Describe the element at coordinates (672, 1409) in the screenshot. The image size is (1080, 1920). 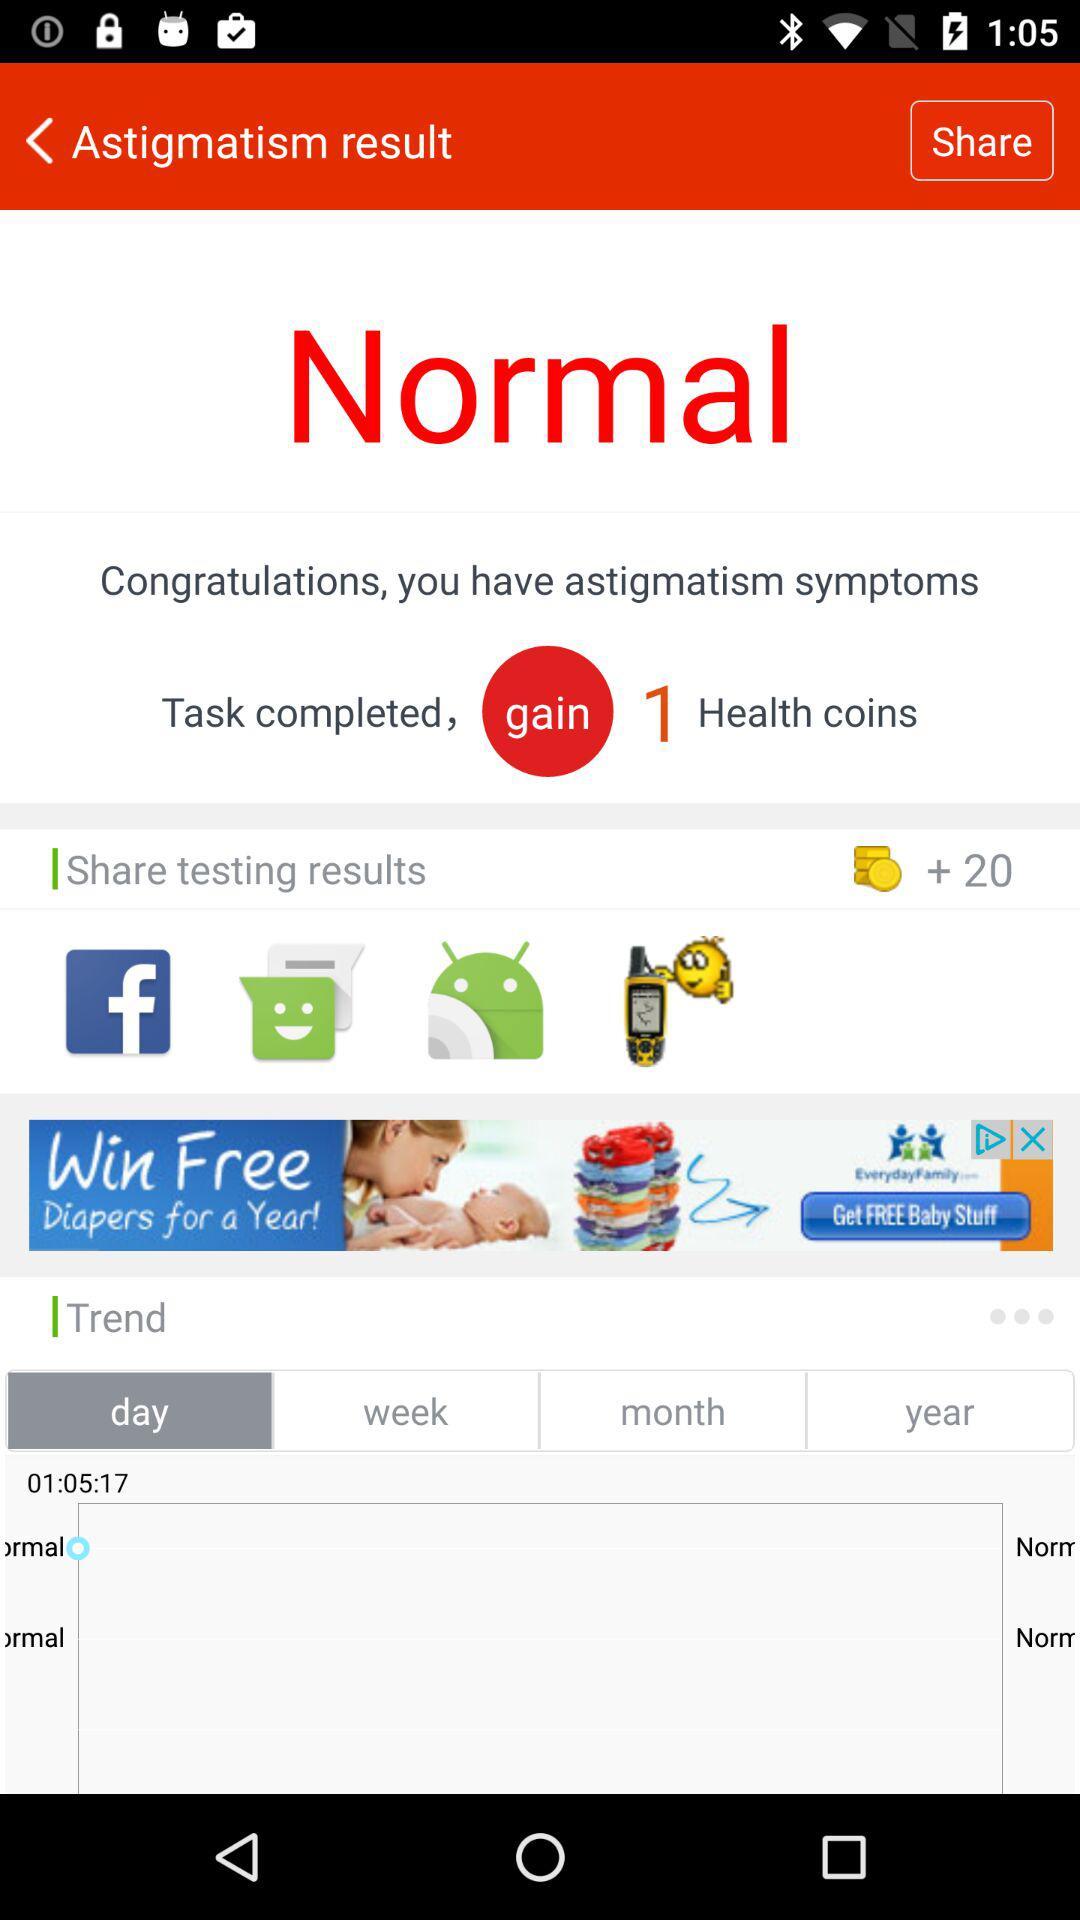
I see `the month item` at that location.